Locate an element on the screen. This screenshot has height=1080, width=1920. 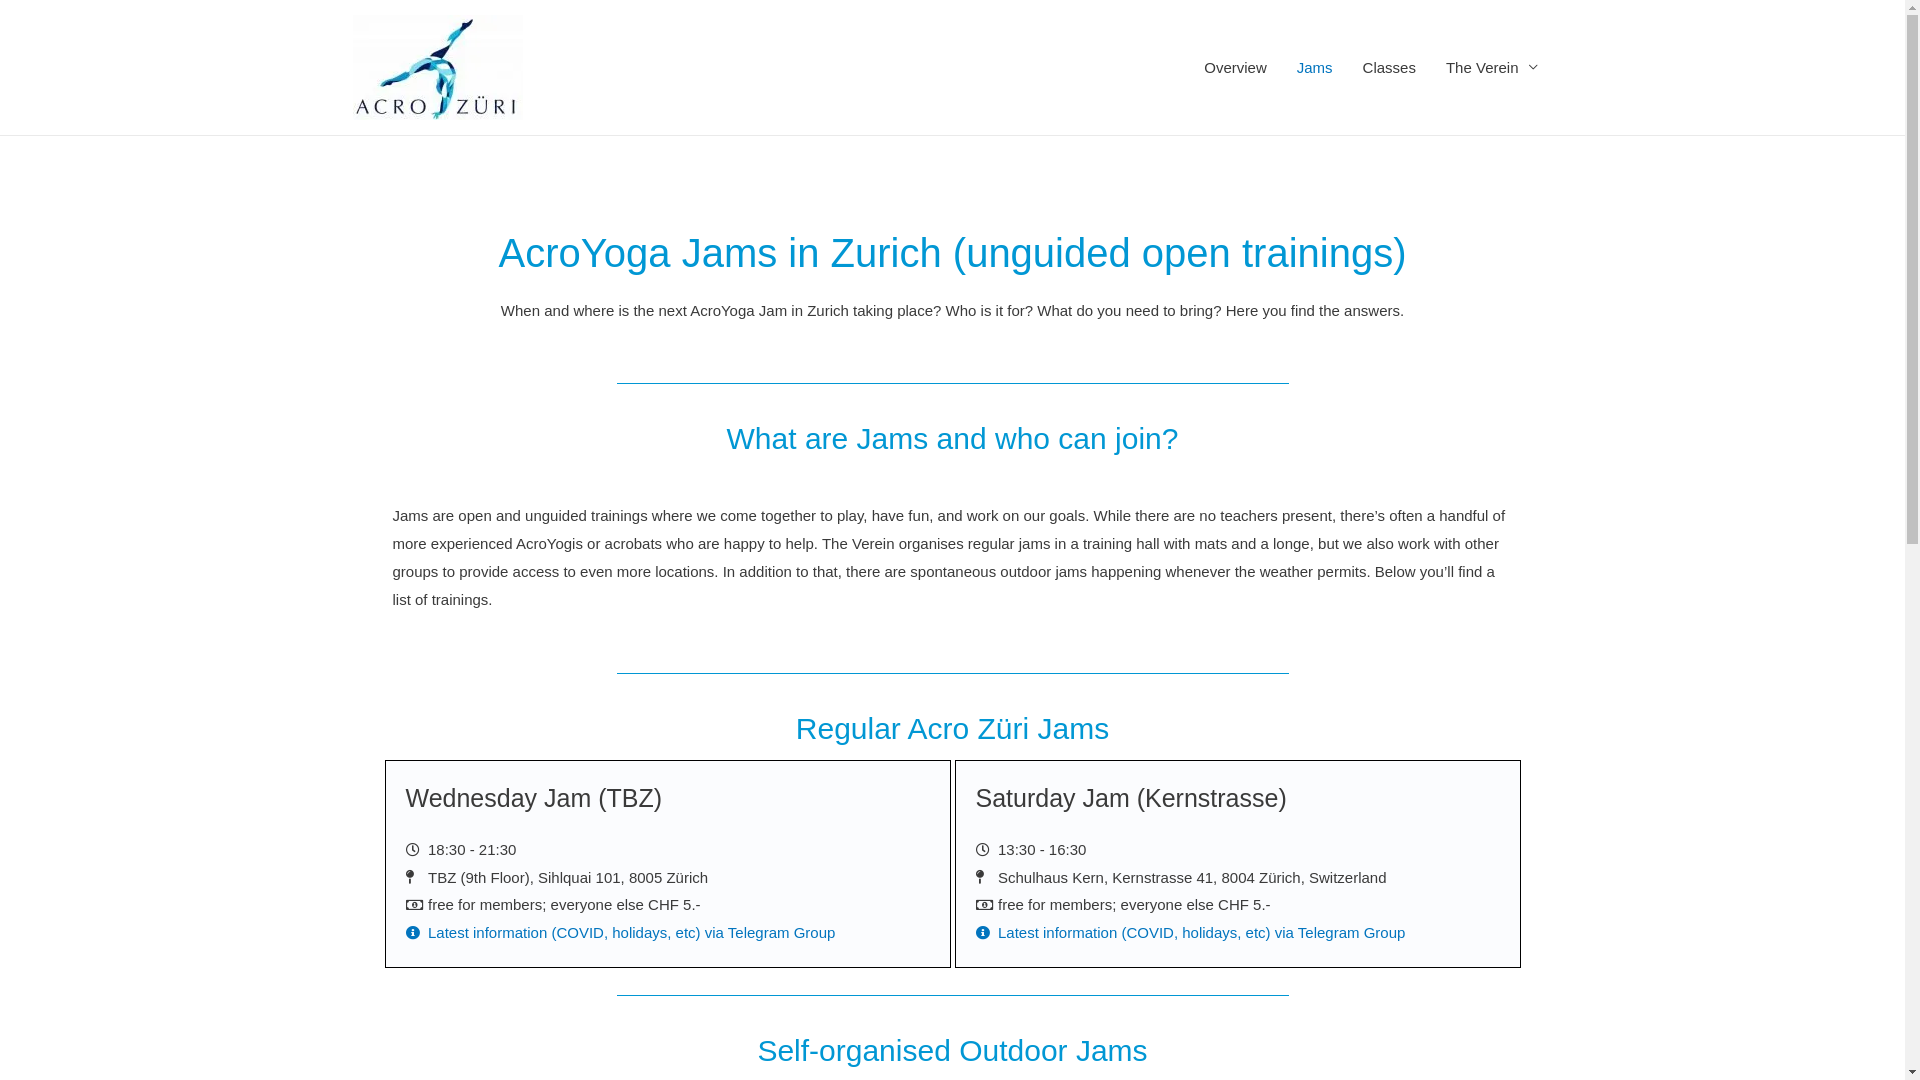
'Overview' is located at coordinates (1234, 66).